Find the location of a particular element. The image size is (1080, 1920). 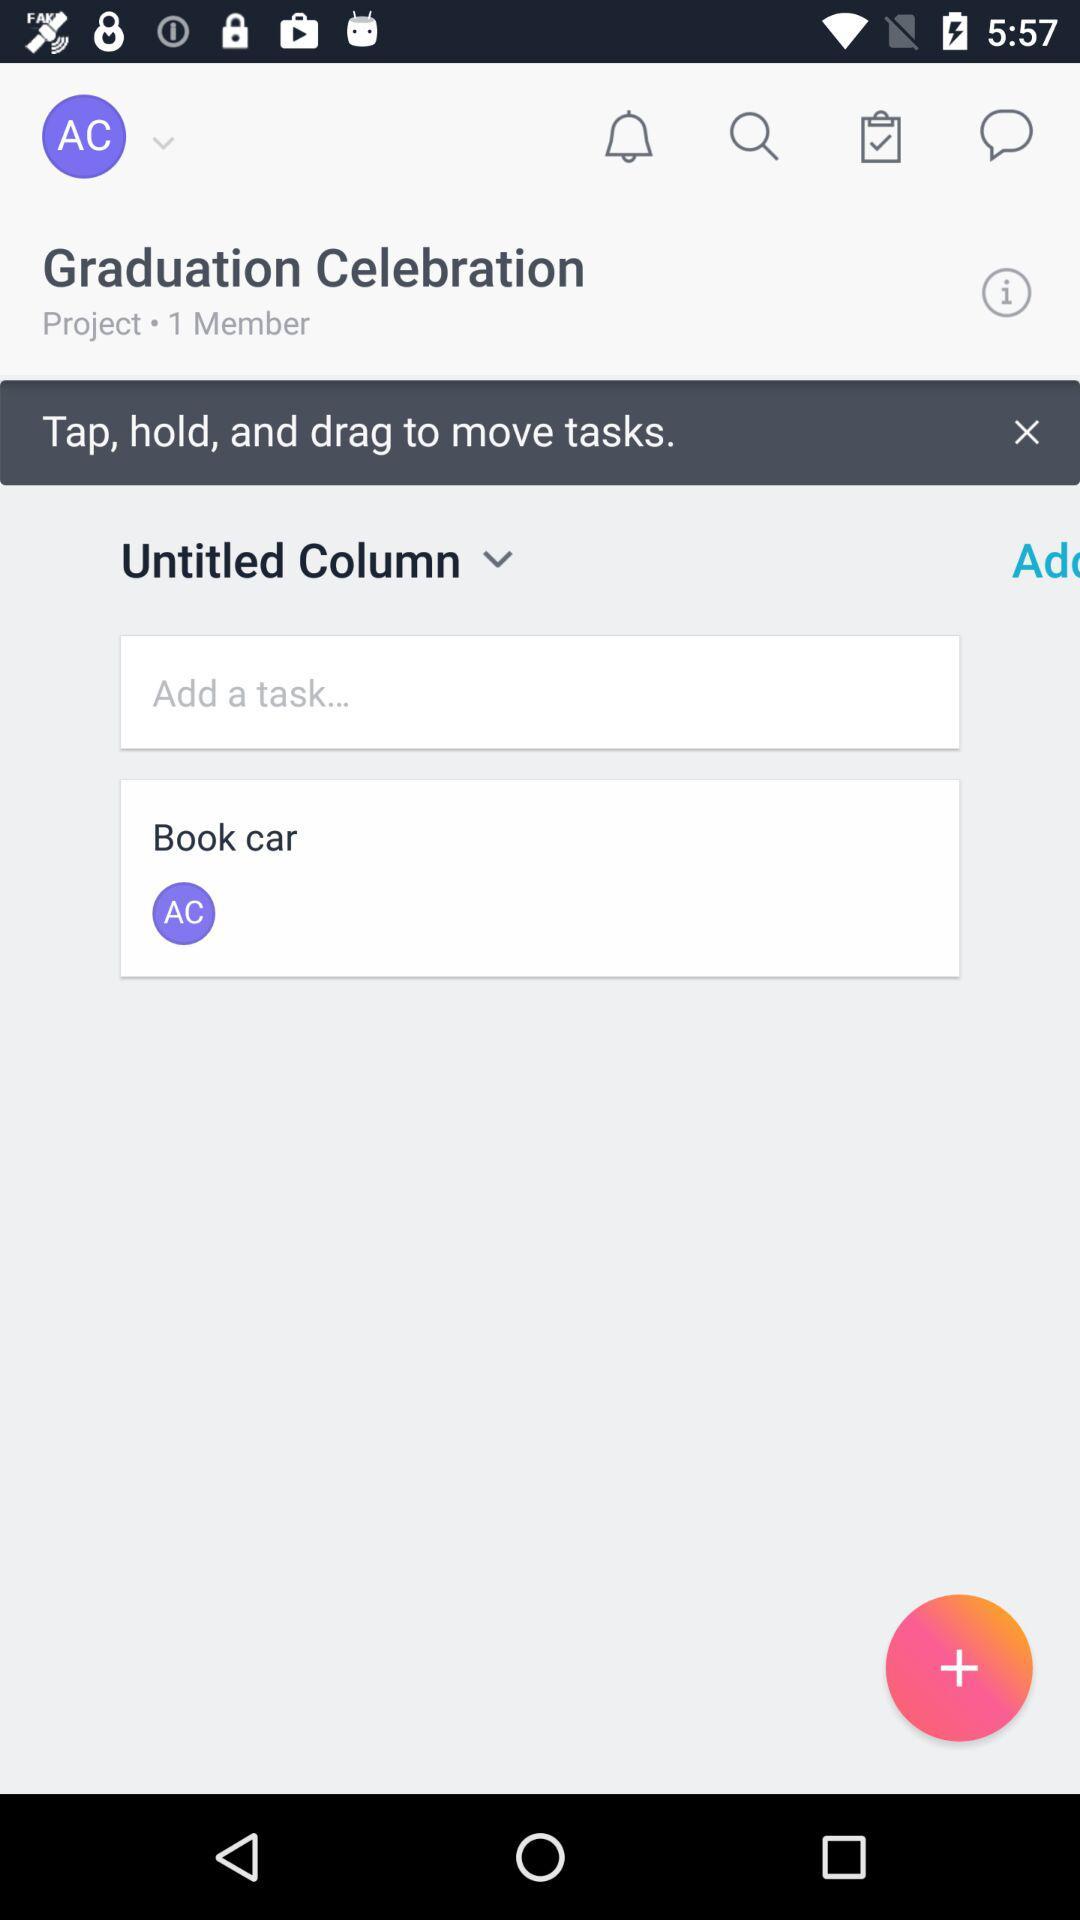

review options is located at coordinates (496, 559).